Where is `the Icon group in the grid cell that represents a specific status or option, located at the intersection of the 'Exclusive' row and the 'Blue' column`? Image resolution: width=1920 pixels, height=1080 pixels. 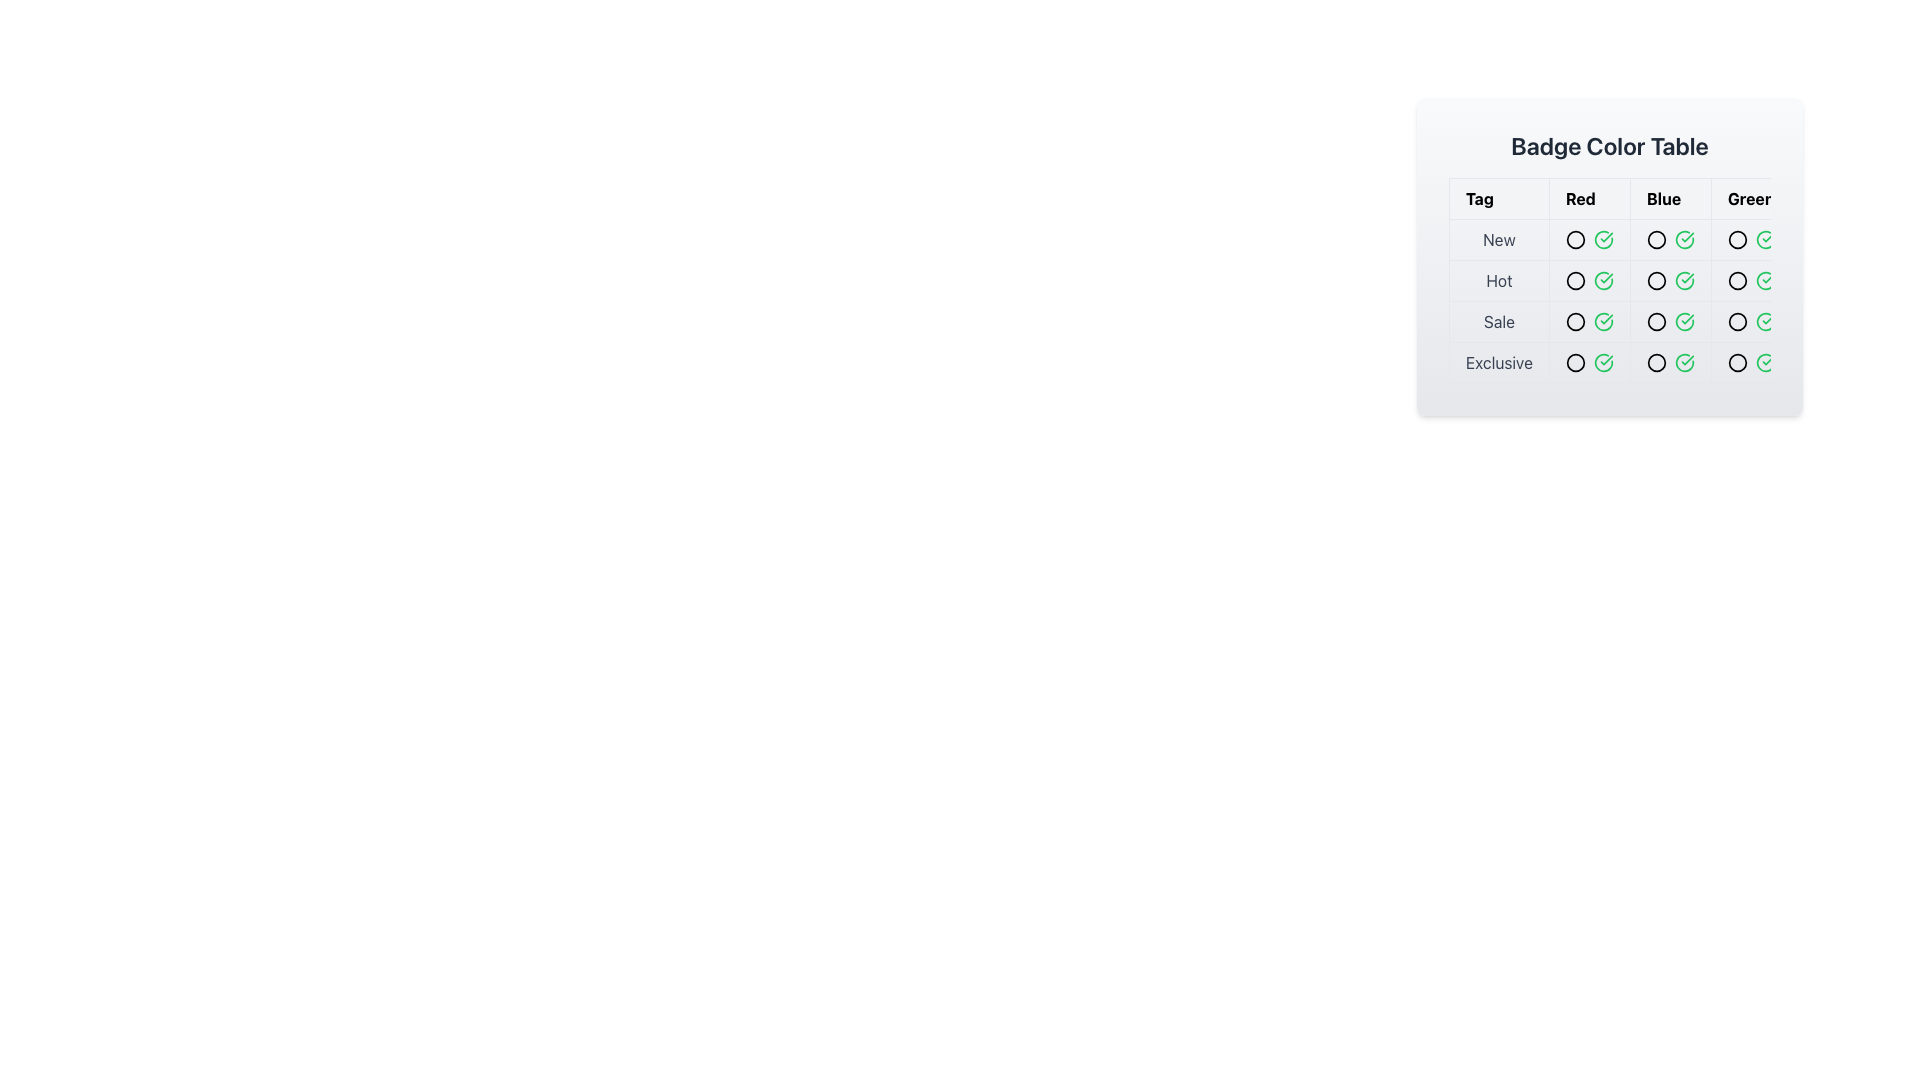 the Icon group in the grid cell that represents a specific status or option, located at the intersection of the 'Exclusive' row and the 'Blue' column is located at coordinates (1670, 362).